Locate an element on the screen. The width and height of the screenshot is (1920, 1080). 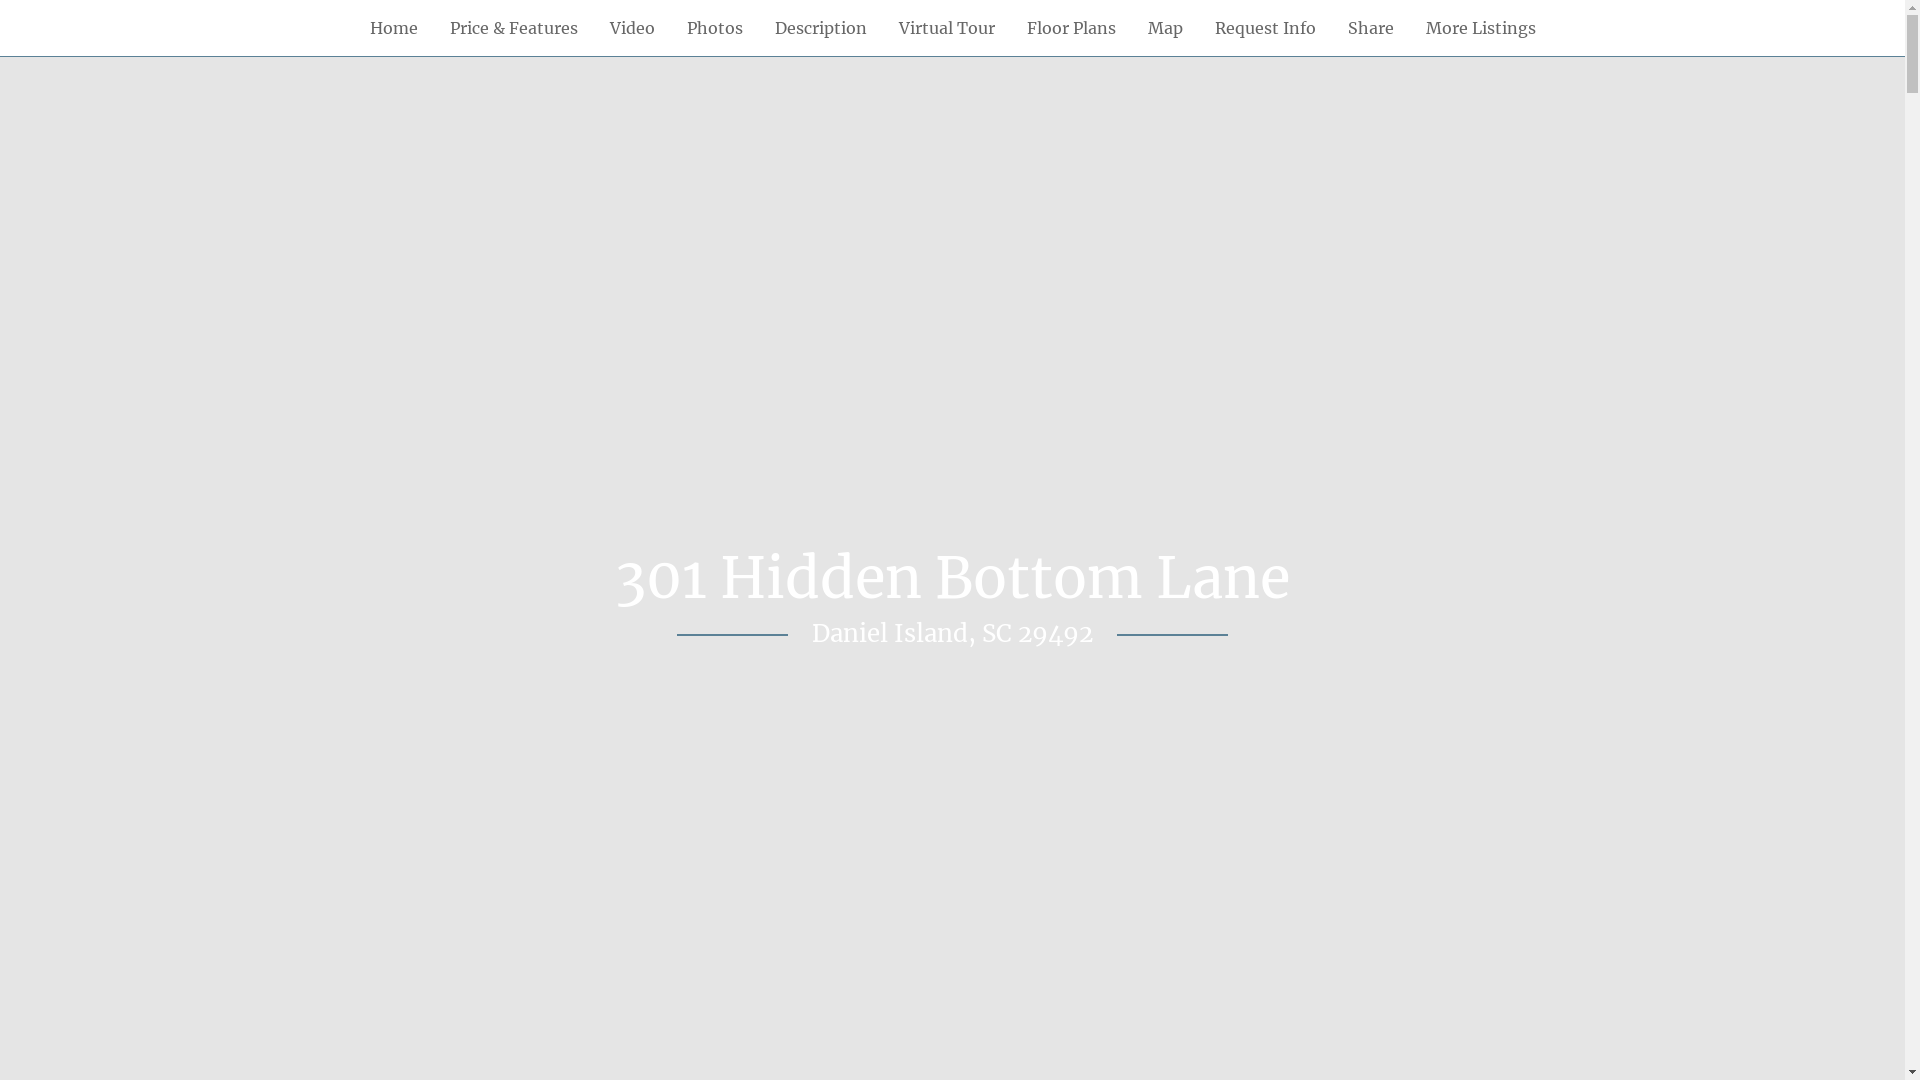
'Floor Plans' is located at coordinates (1009, 27).